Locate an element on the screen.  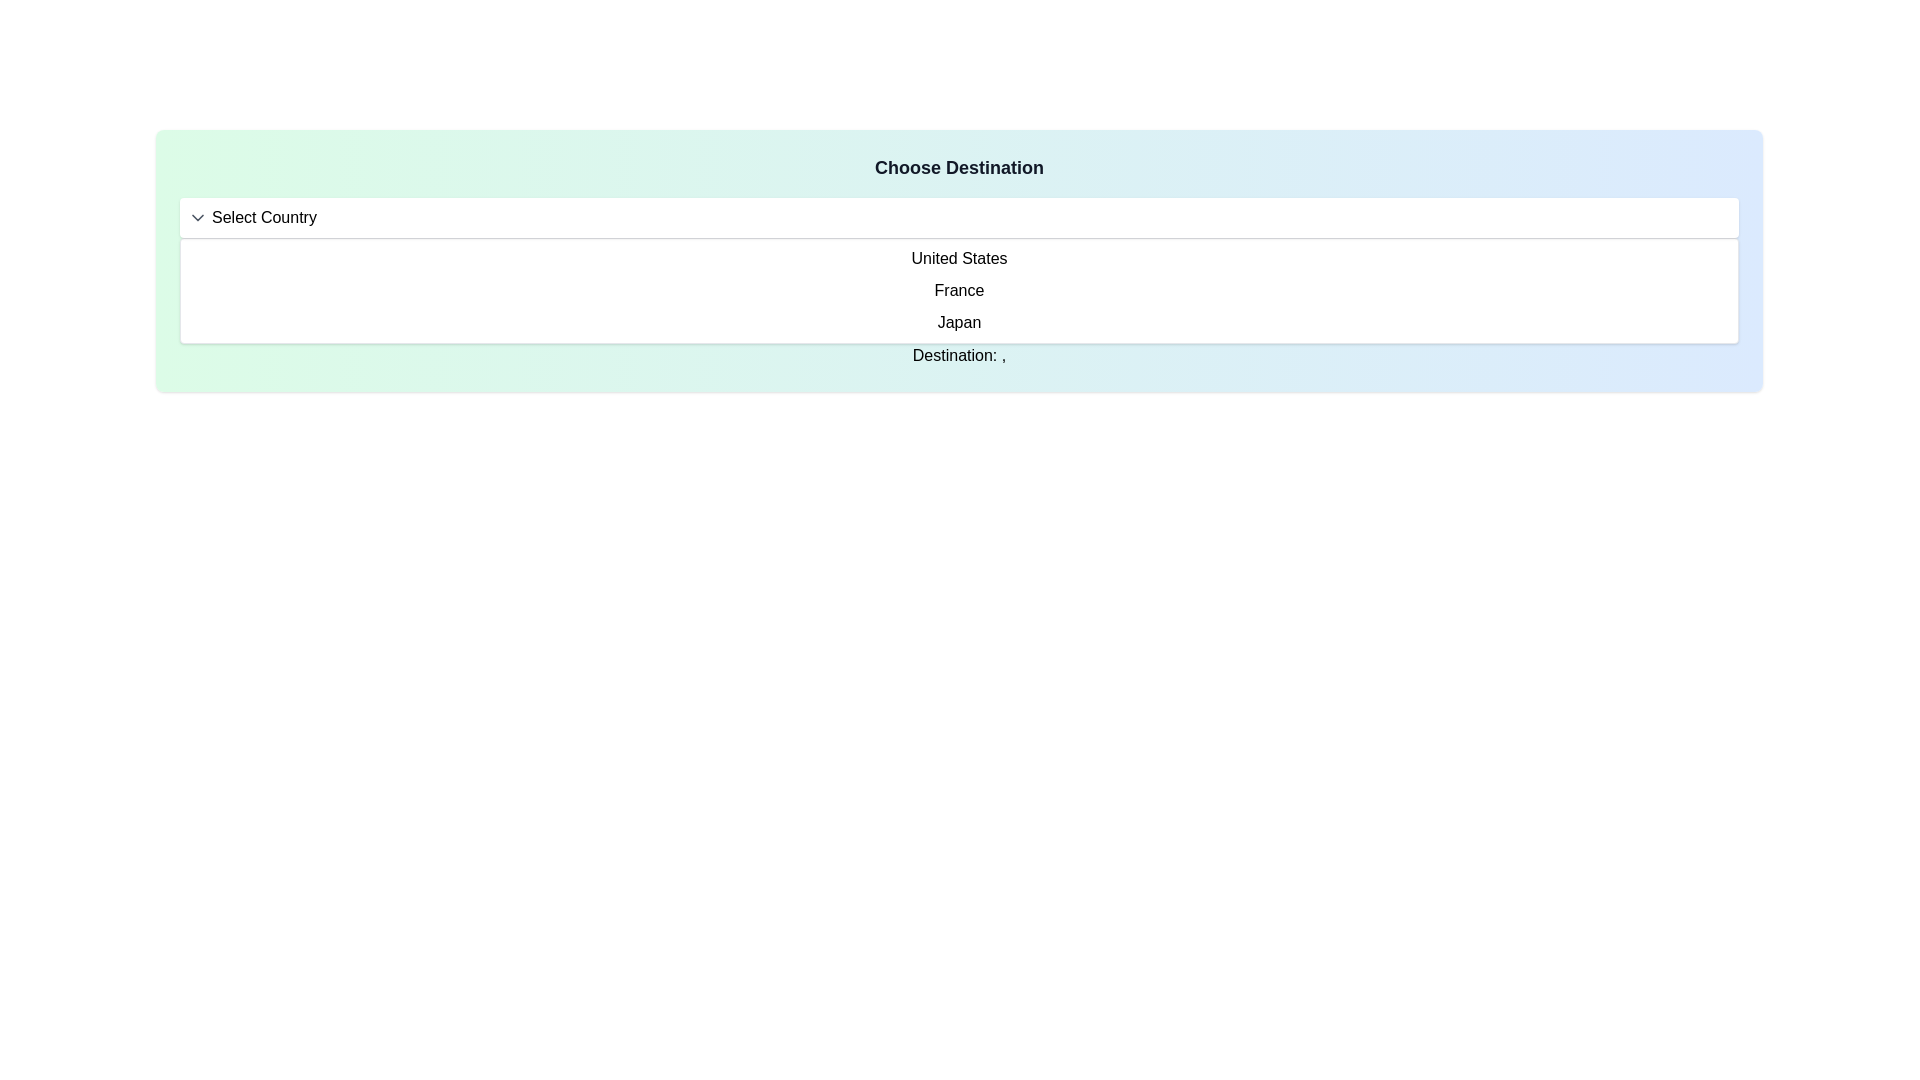
the selectable list item labeled 'United States' is located at coordinates (958, 257).